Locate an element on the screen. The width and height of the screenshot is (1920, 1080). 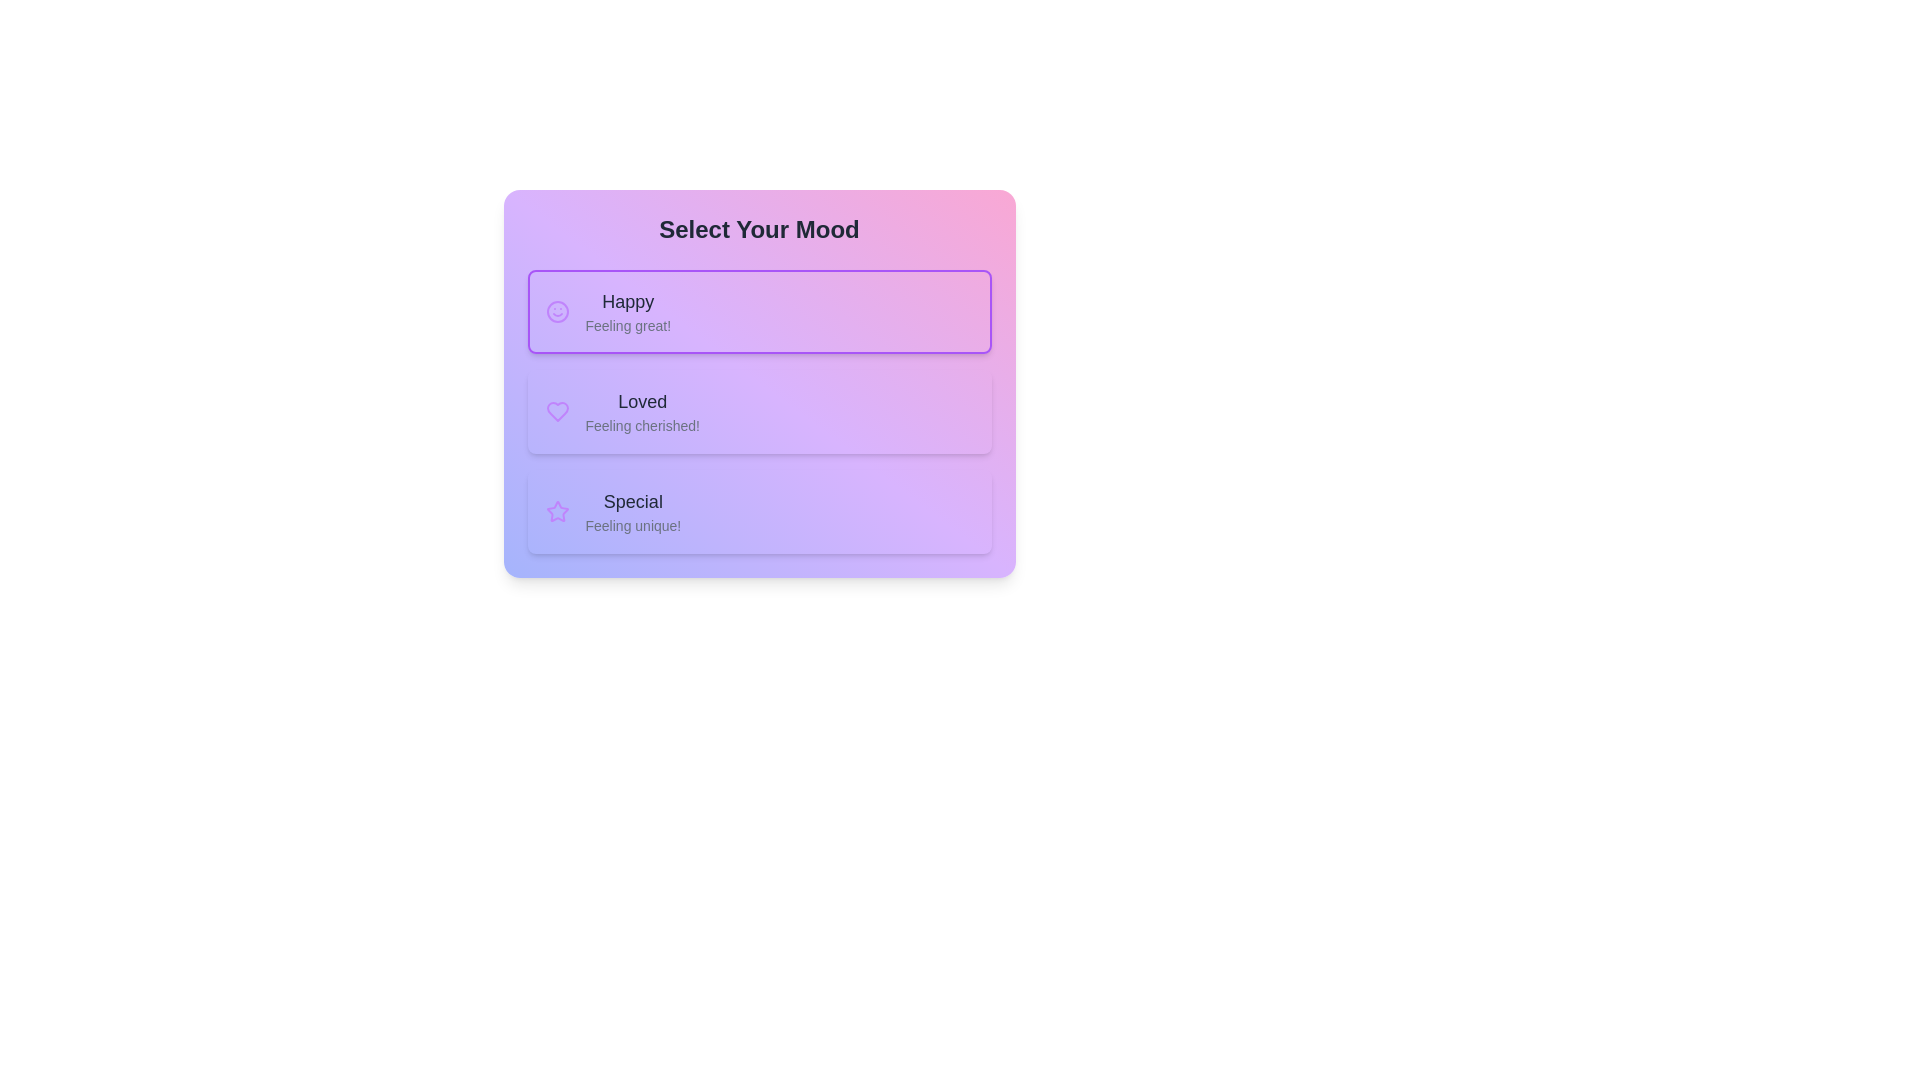
the surrounding button for selection of the mood choice labeled 'Happy' in the vertically stacked selection box titled 'Select Your Mood' is located at coordinates (627, 312).